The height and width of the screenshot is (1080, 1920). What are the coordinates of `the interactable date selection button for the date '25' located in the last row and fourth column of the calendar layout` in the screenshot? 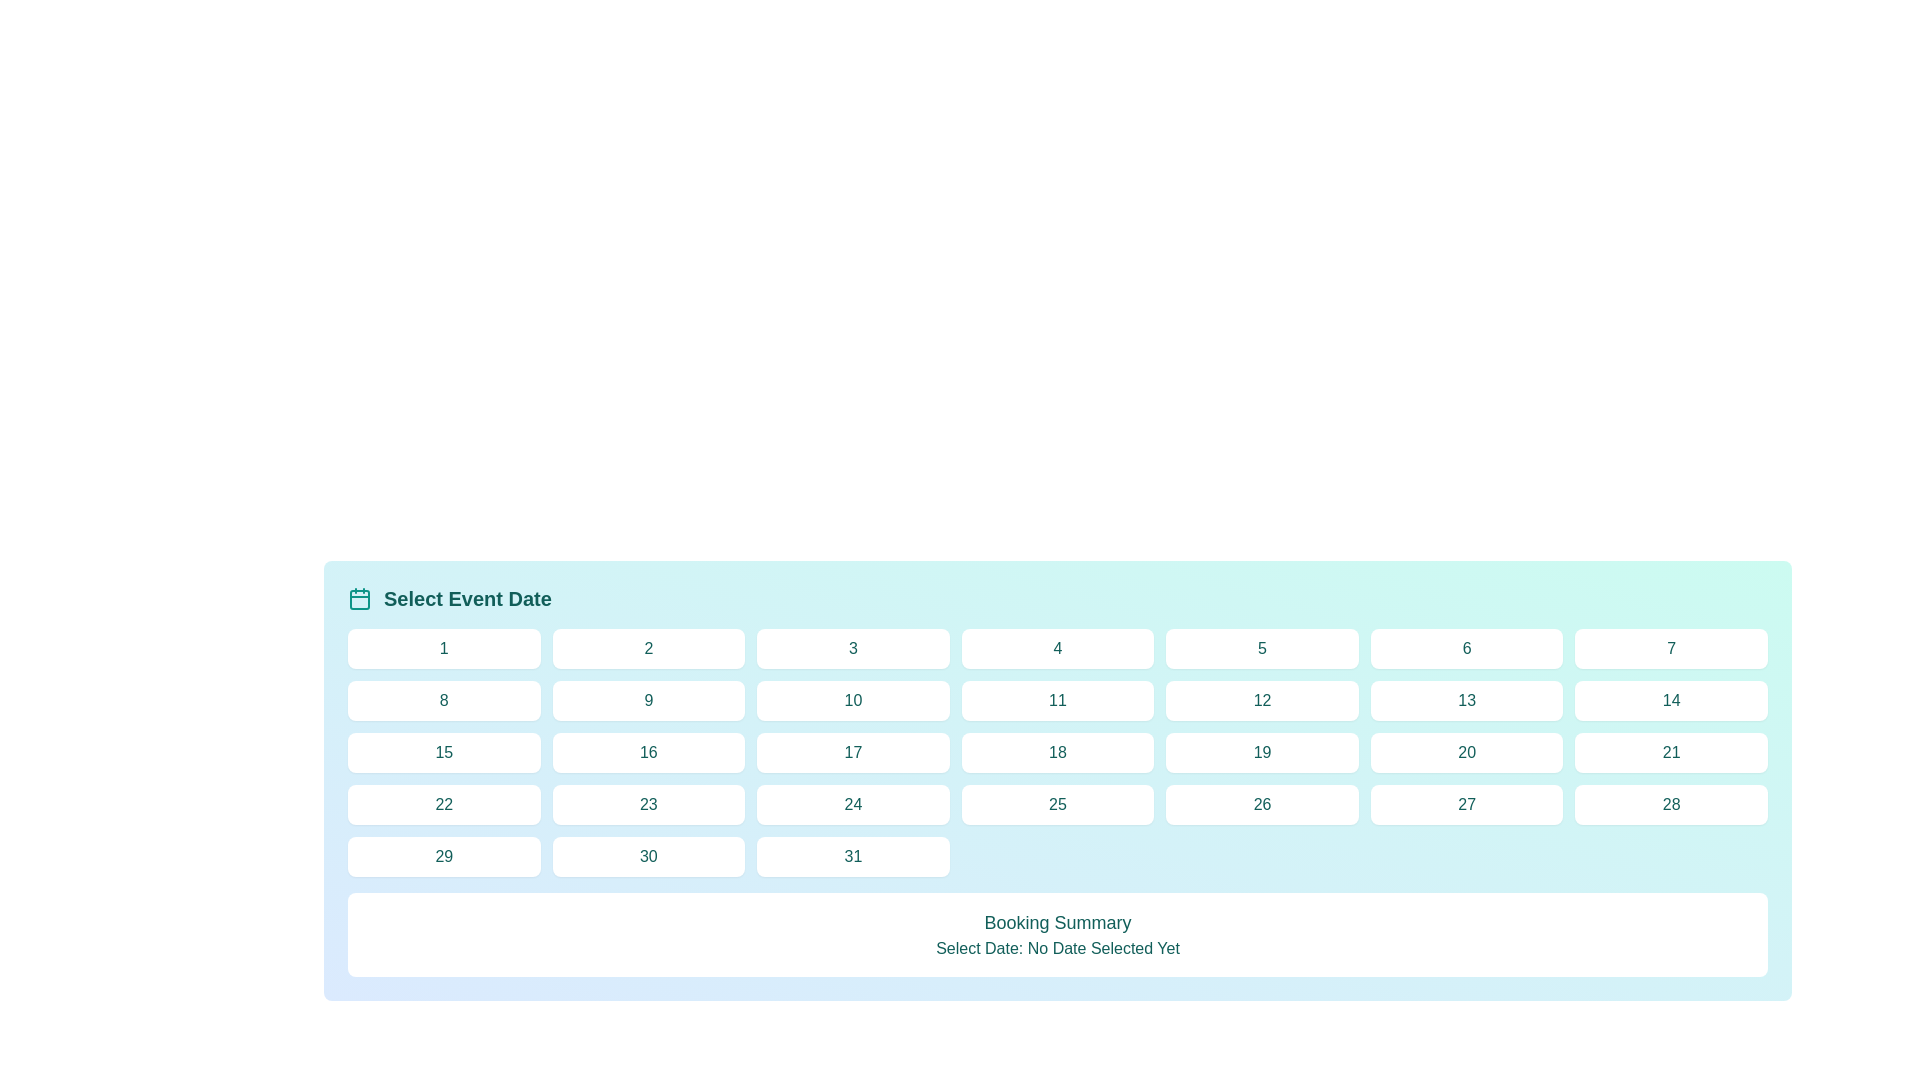 It's located at (1056, 804).